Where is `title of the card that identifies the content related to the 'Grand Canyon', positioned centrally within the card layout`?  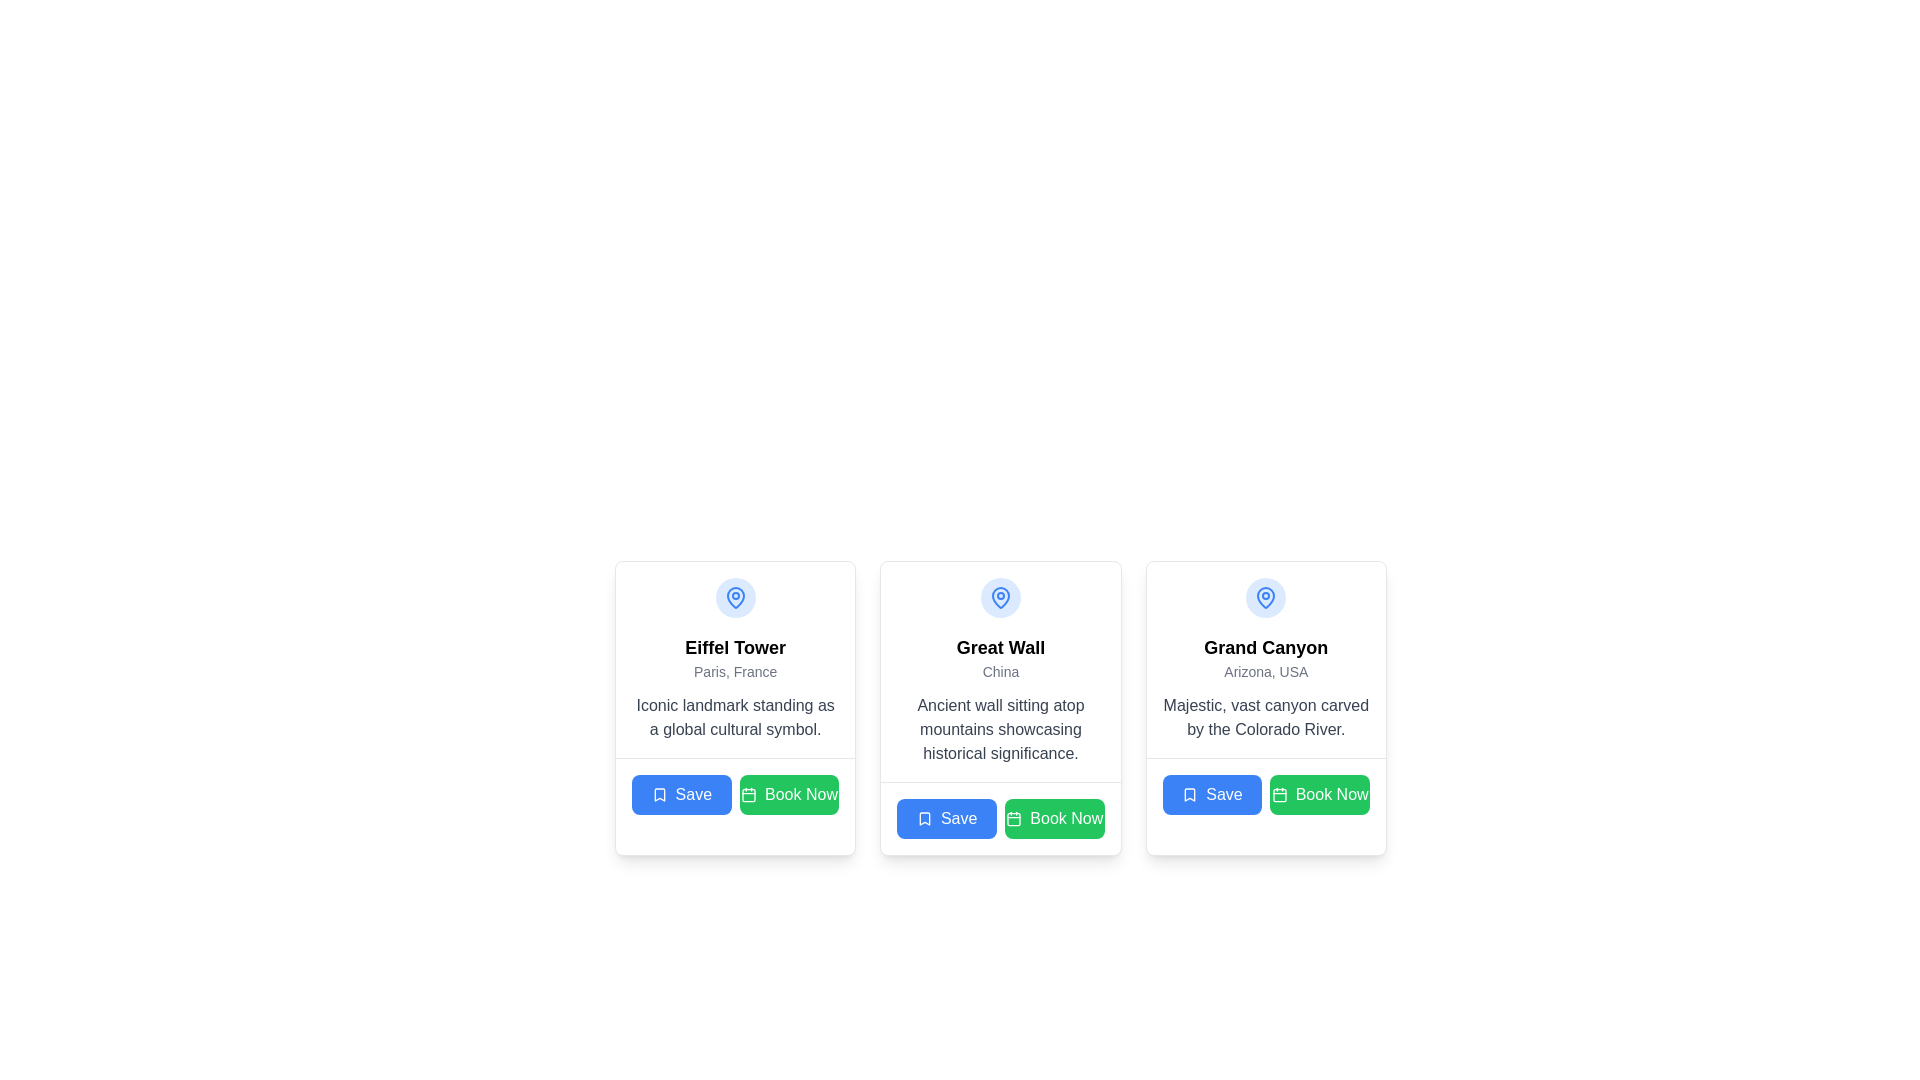
title of the card that identifies the content related to the 'Grand Canyon', positioned centrally within the card layout is located at coordinates (1265, 648).